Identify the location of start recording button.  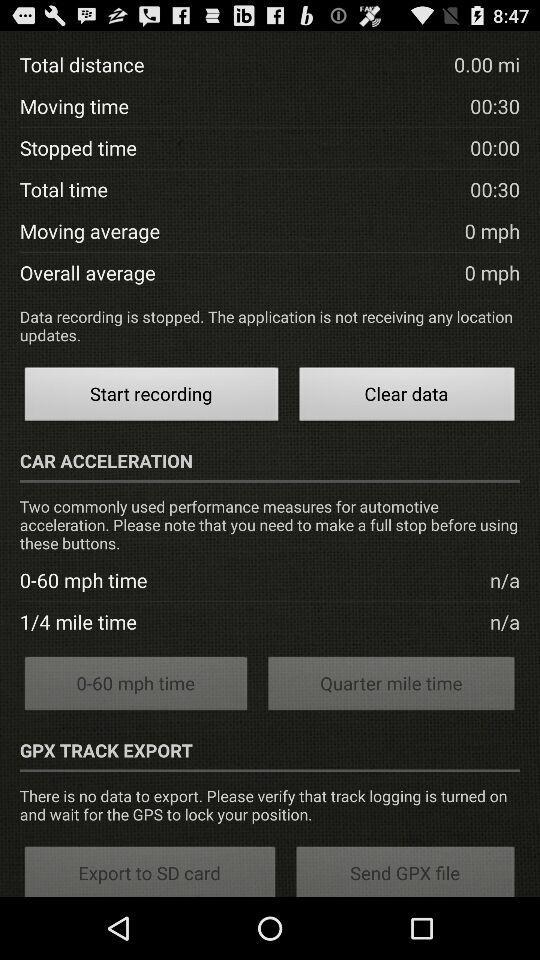
(150, 396).